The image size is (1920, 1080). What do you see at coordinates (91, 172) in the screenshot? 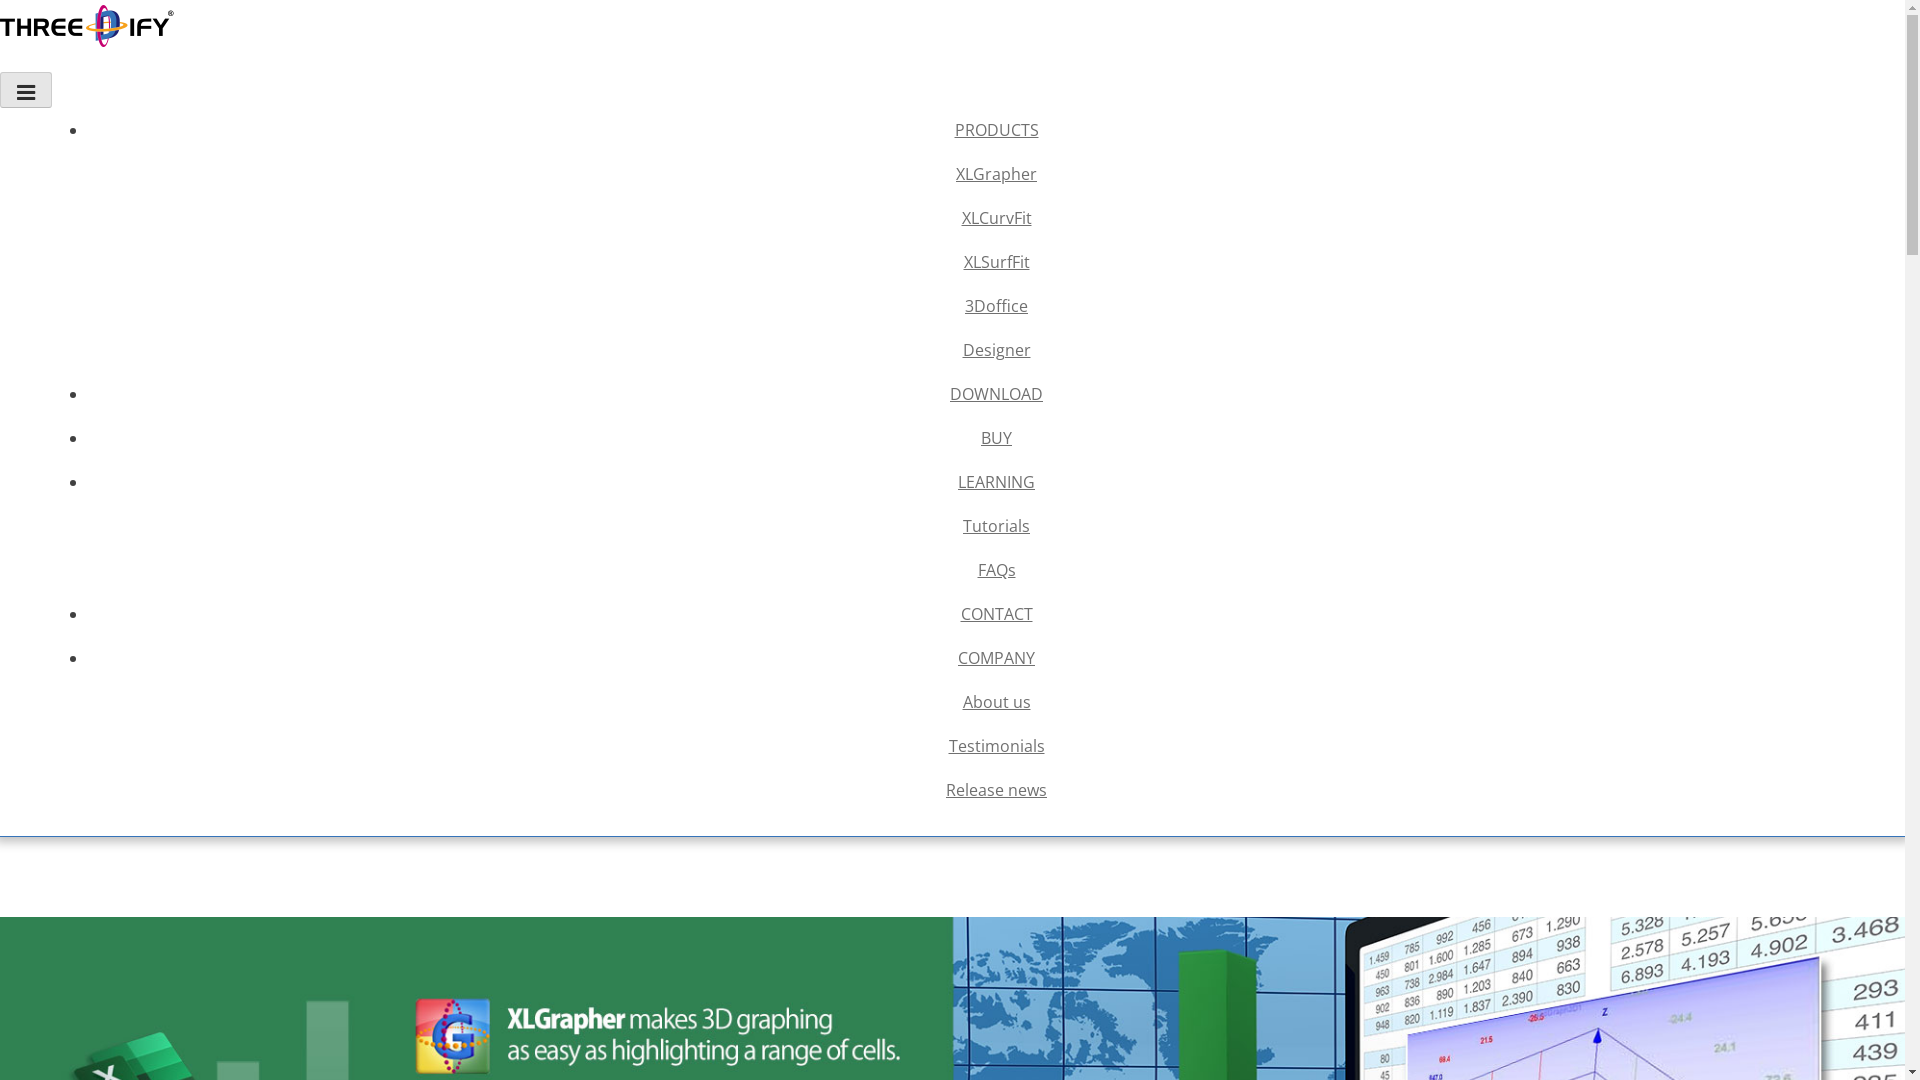
I see `'XLGrapher'` at bounding box center [91, 172].